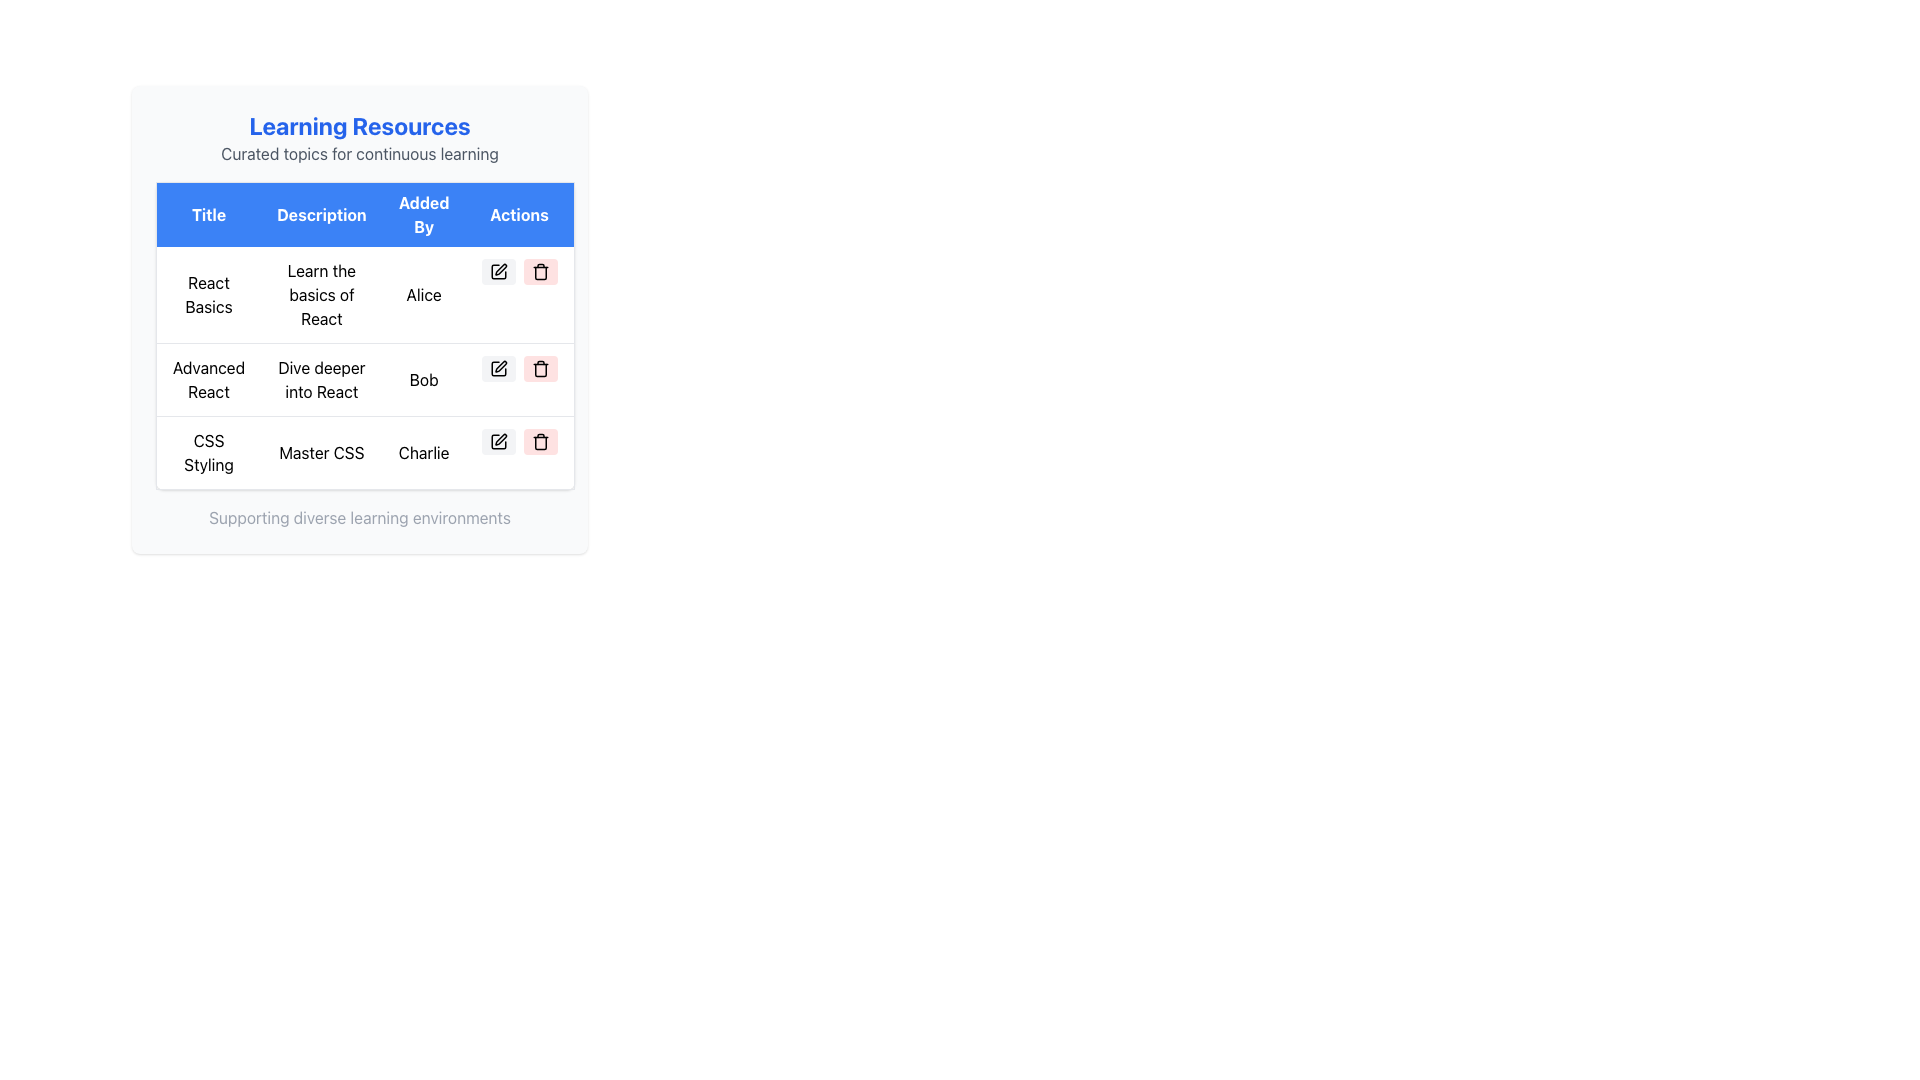  Describe the element at coordinates (498, 441) in the screenshot. I see `the minimalistic icon with rounded edges within the SVG element located in the 'Actions' column of the third row in the Learning Resources table` at that location.